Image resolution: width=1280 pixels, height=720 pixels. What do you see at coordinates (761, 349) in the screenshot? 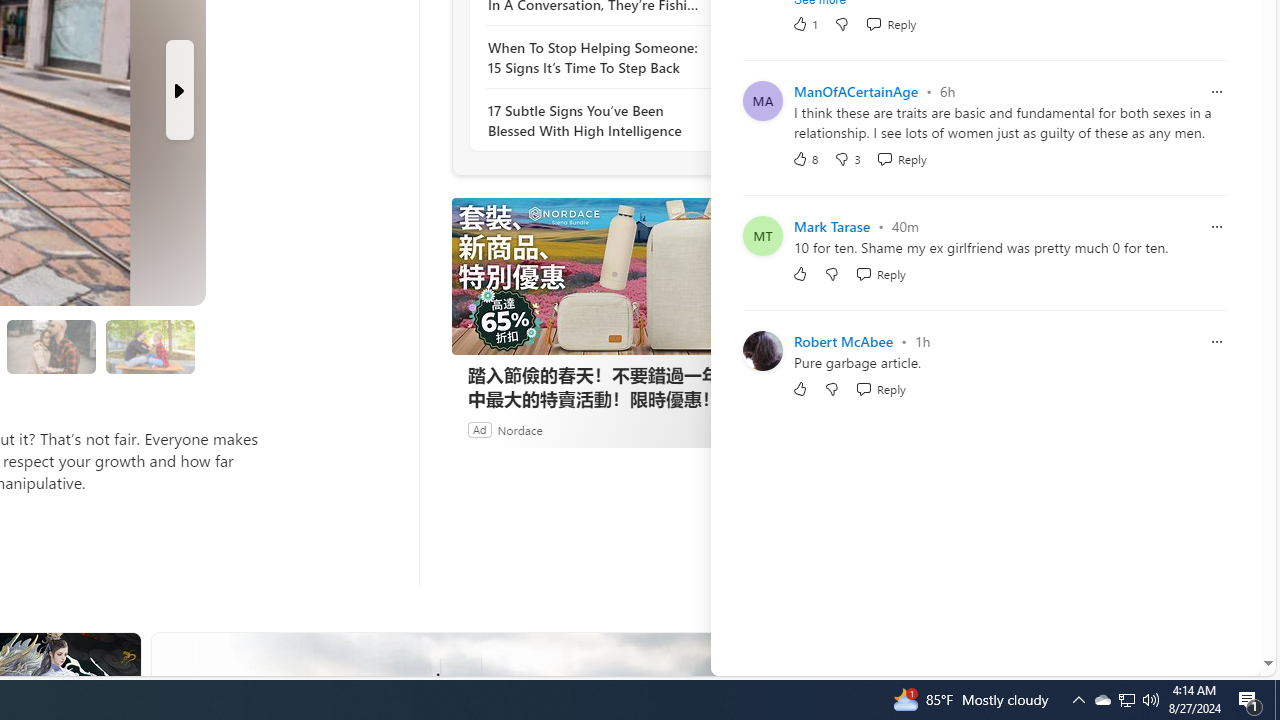
I see `'Profile Picture'` at bounding box center [761, 349].